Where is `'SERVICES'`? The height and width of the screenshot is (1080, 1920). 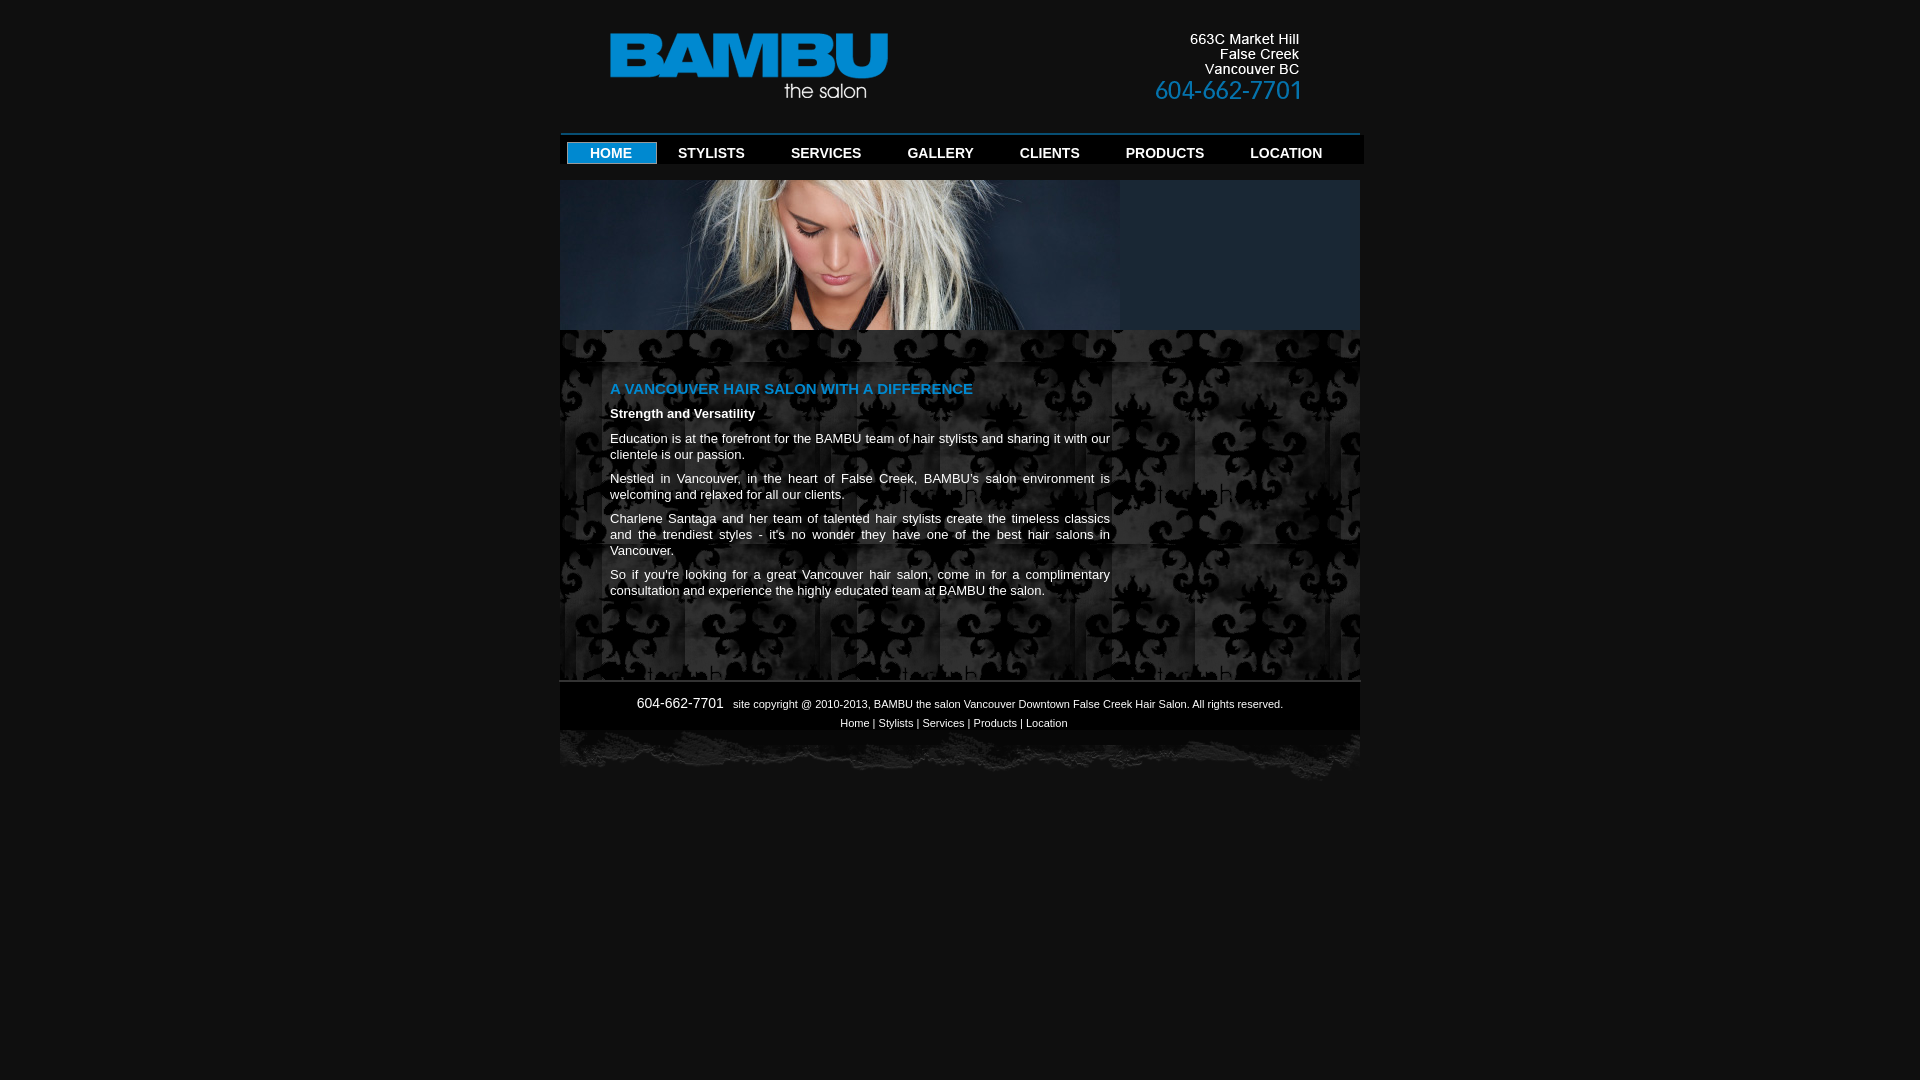 'SERVICES' is located at coordinates (826, 158).